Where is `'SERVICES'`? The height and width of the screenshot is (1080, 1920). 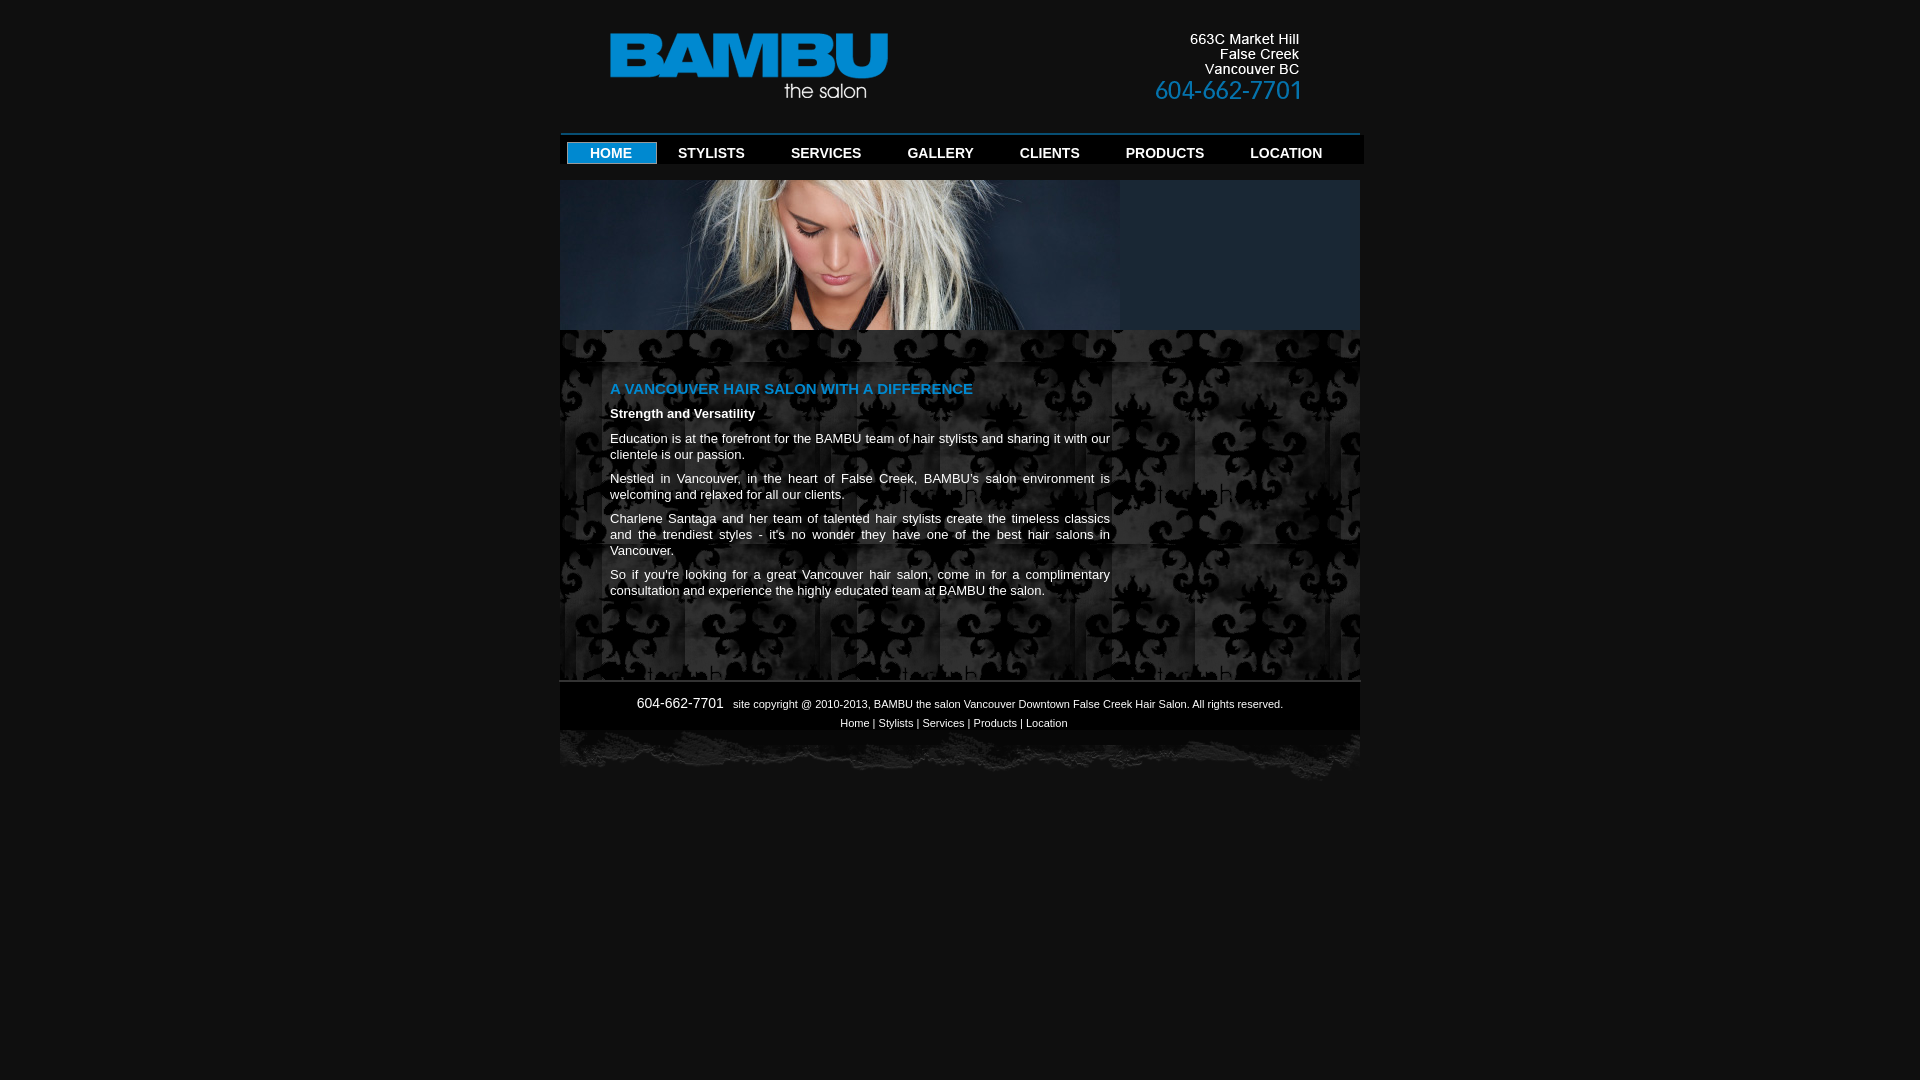 'SERVICES' is located at coordinates (826, 158).